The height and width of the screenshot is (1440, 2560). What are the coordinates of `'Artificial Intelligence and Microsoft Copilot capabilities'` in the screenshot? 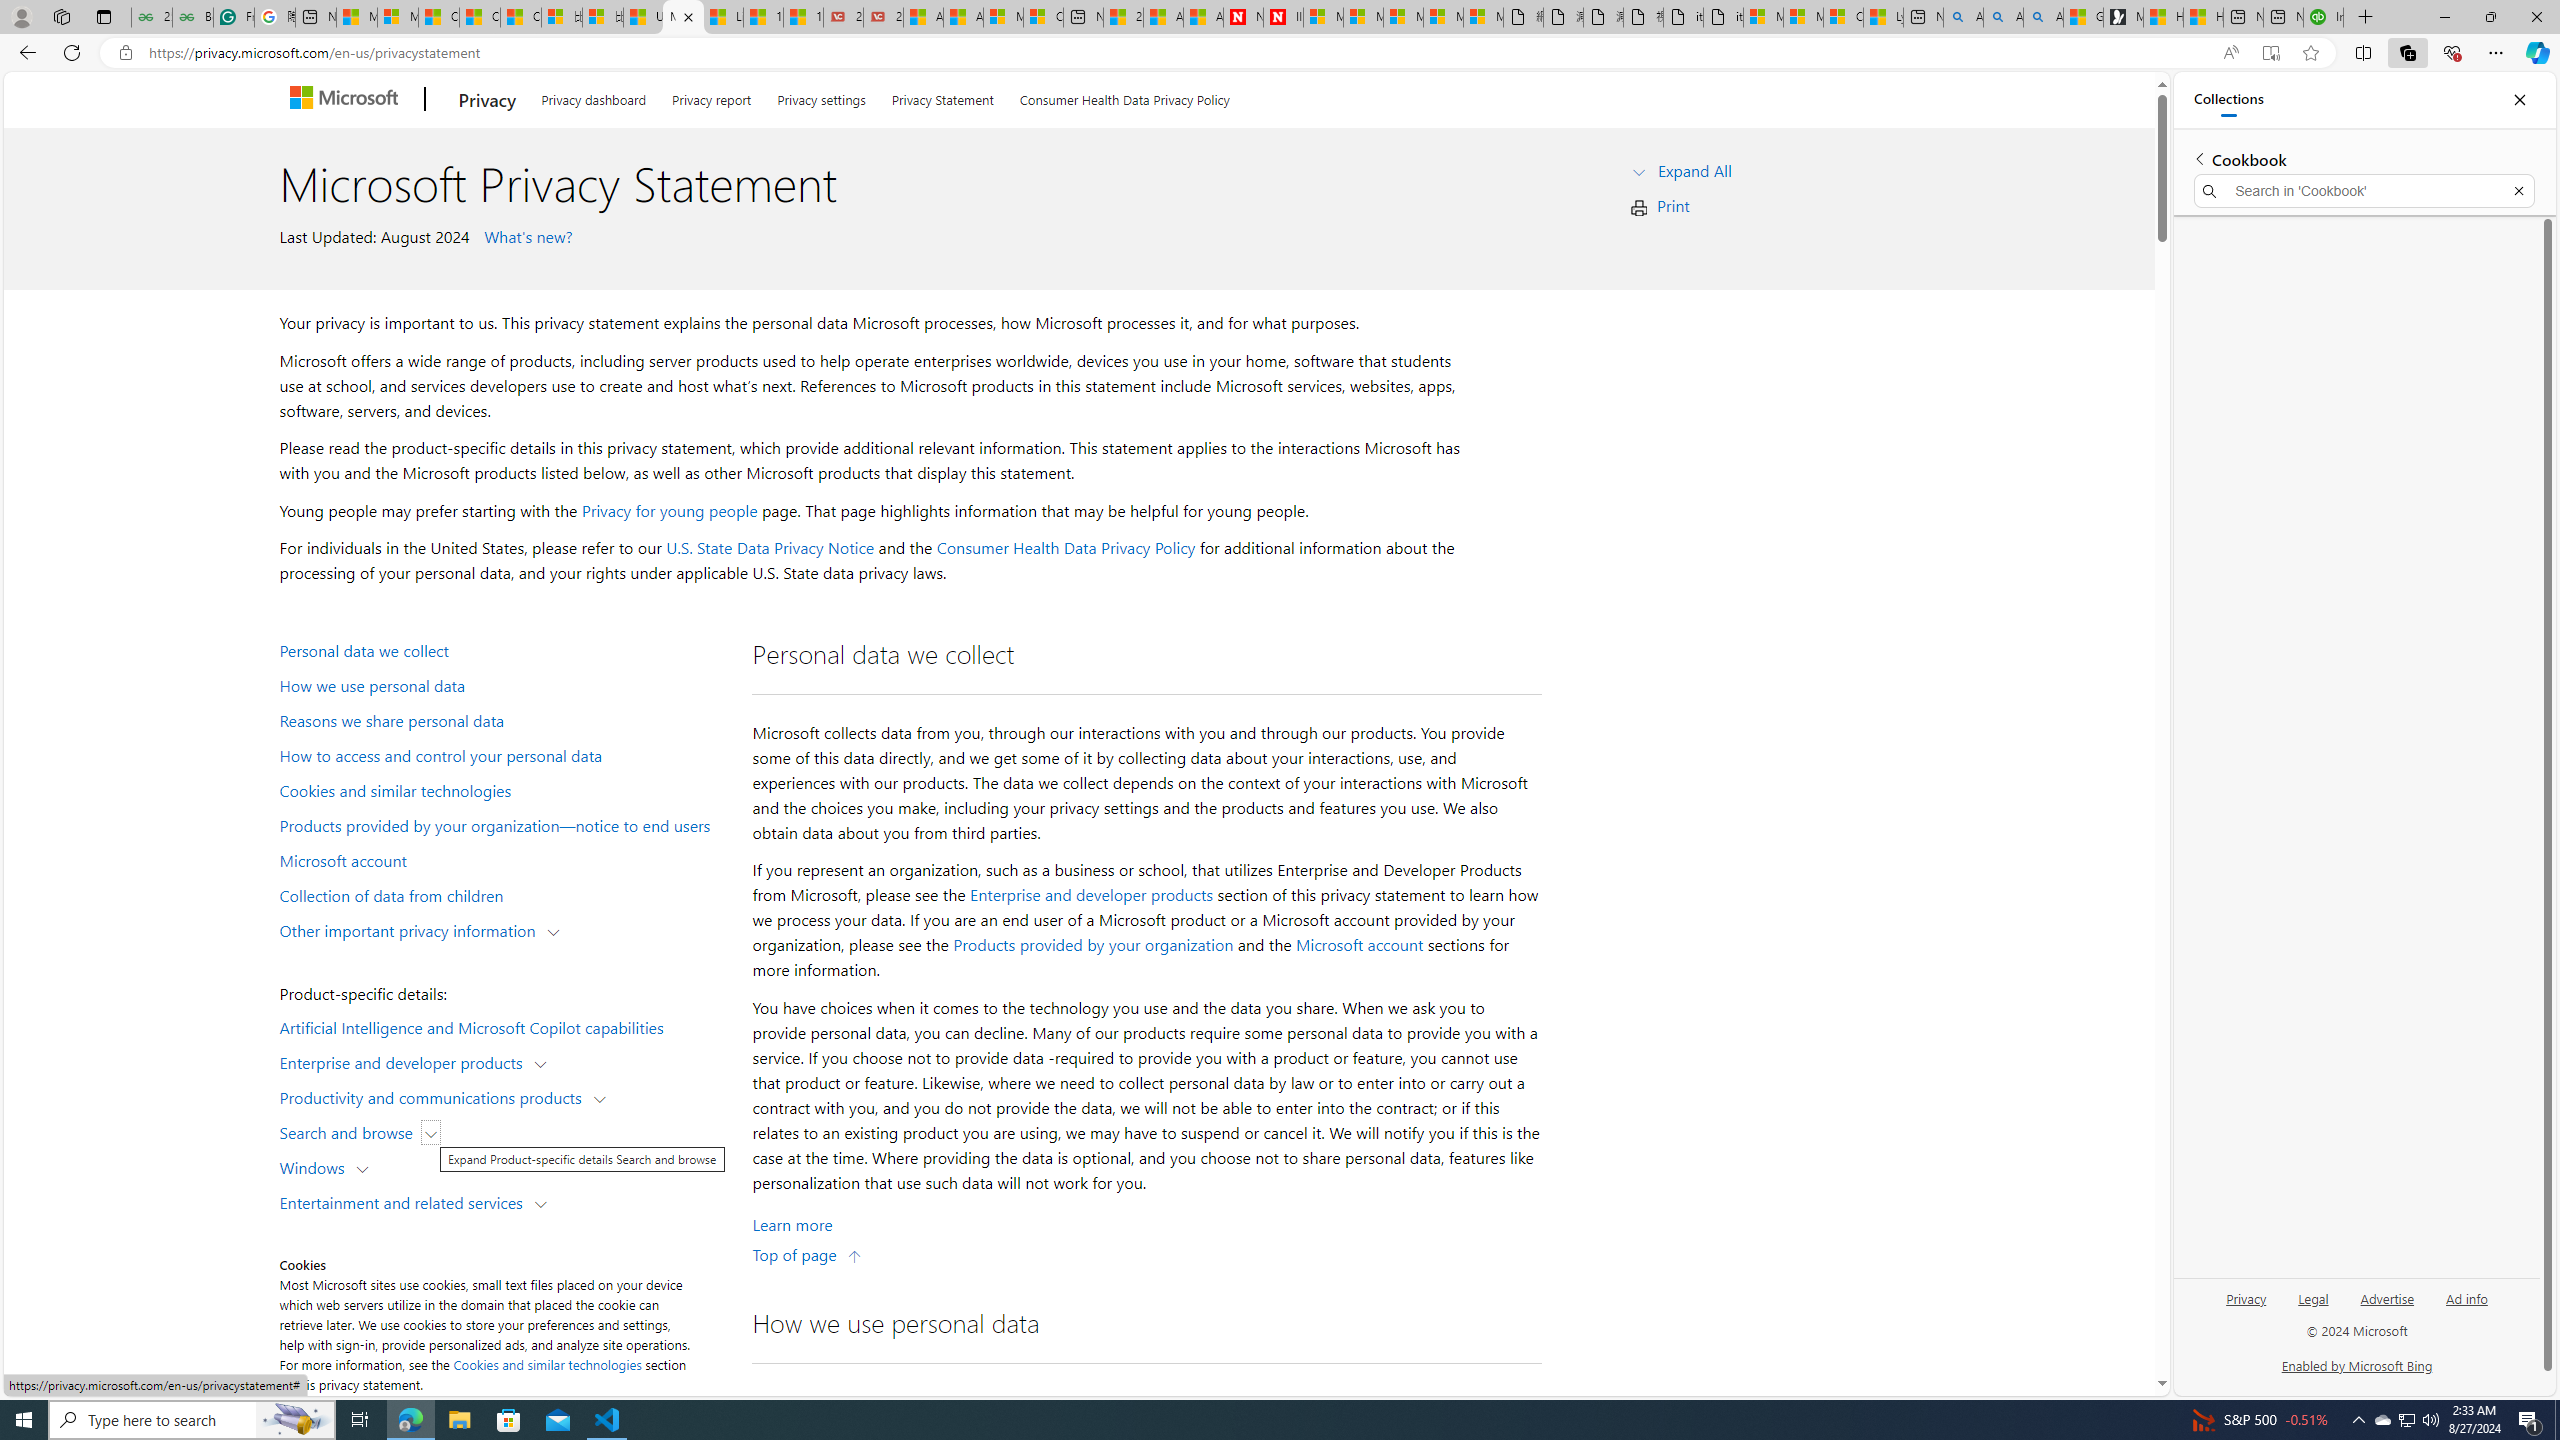 It's located at (505, 1026).